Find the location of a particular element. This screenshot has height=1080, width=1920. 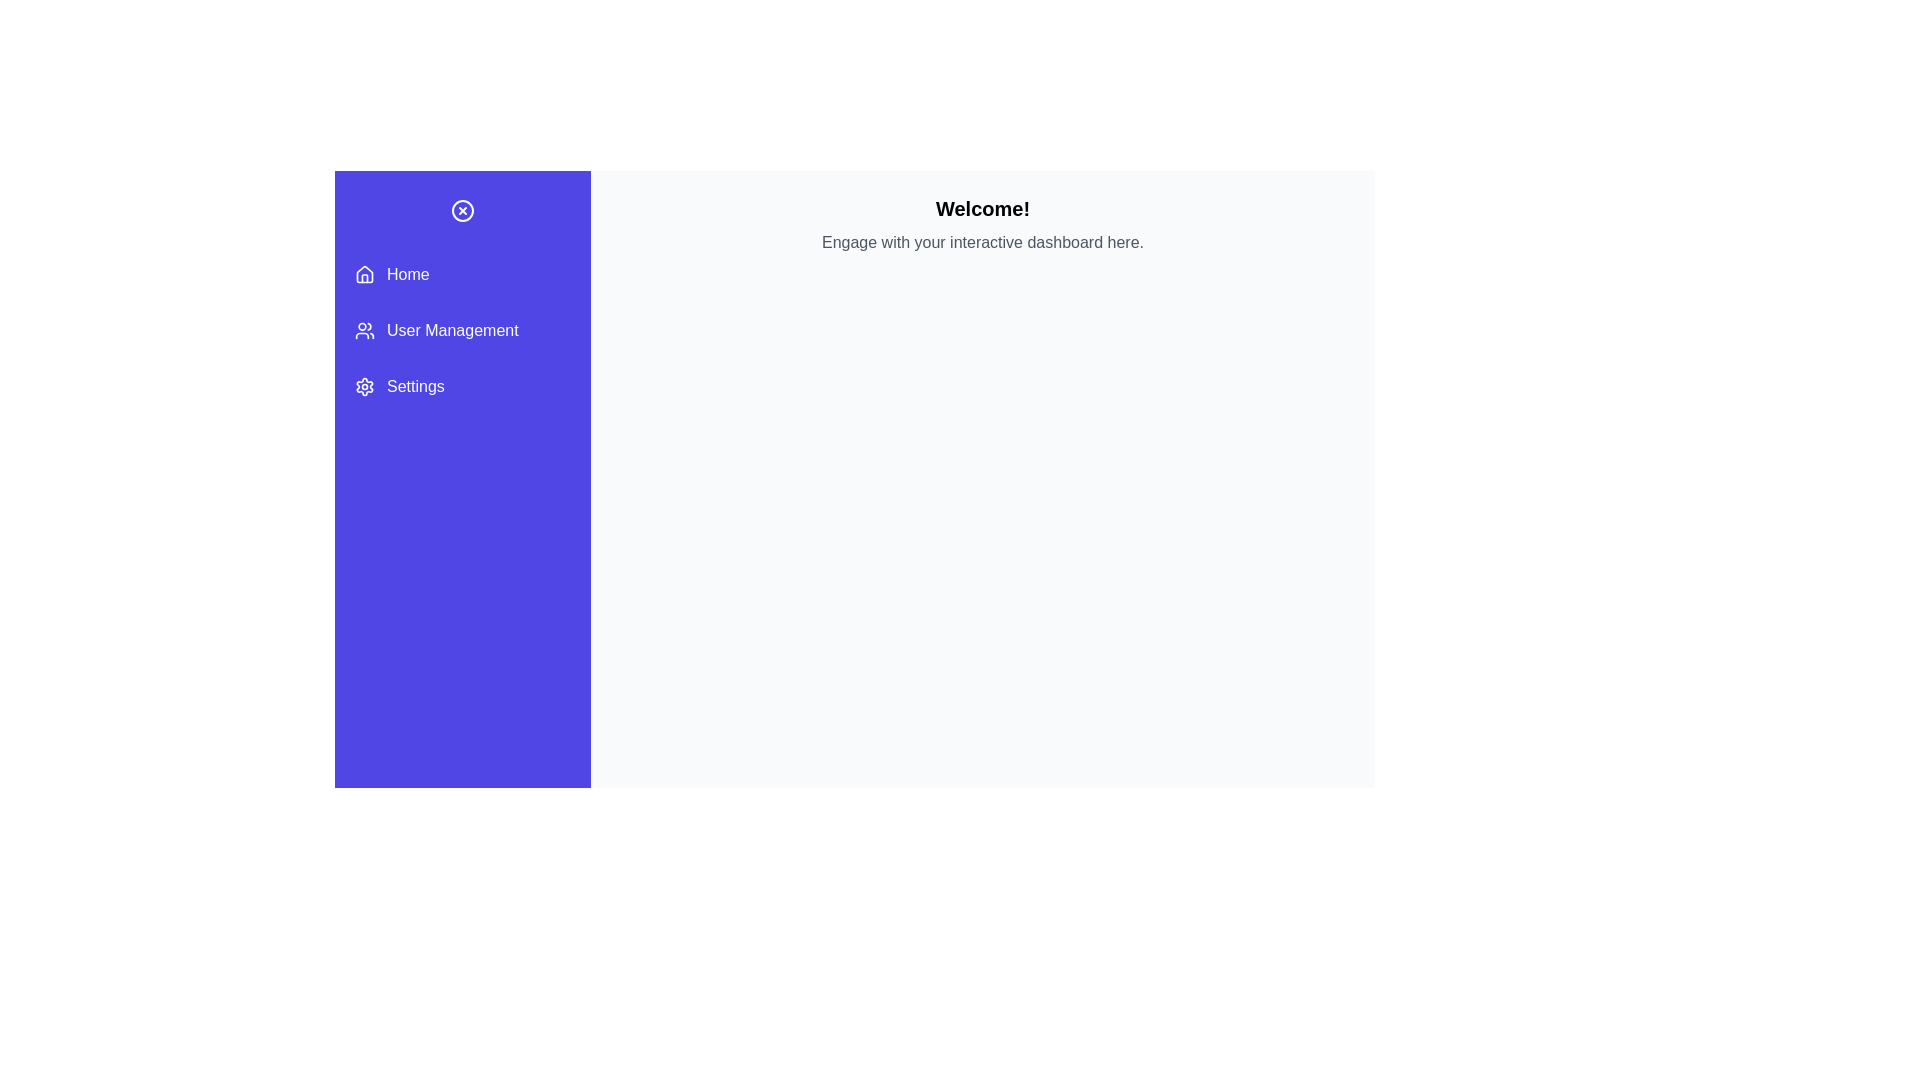

the menu item User Management to navigate is located at coordinates (461, 330).